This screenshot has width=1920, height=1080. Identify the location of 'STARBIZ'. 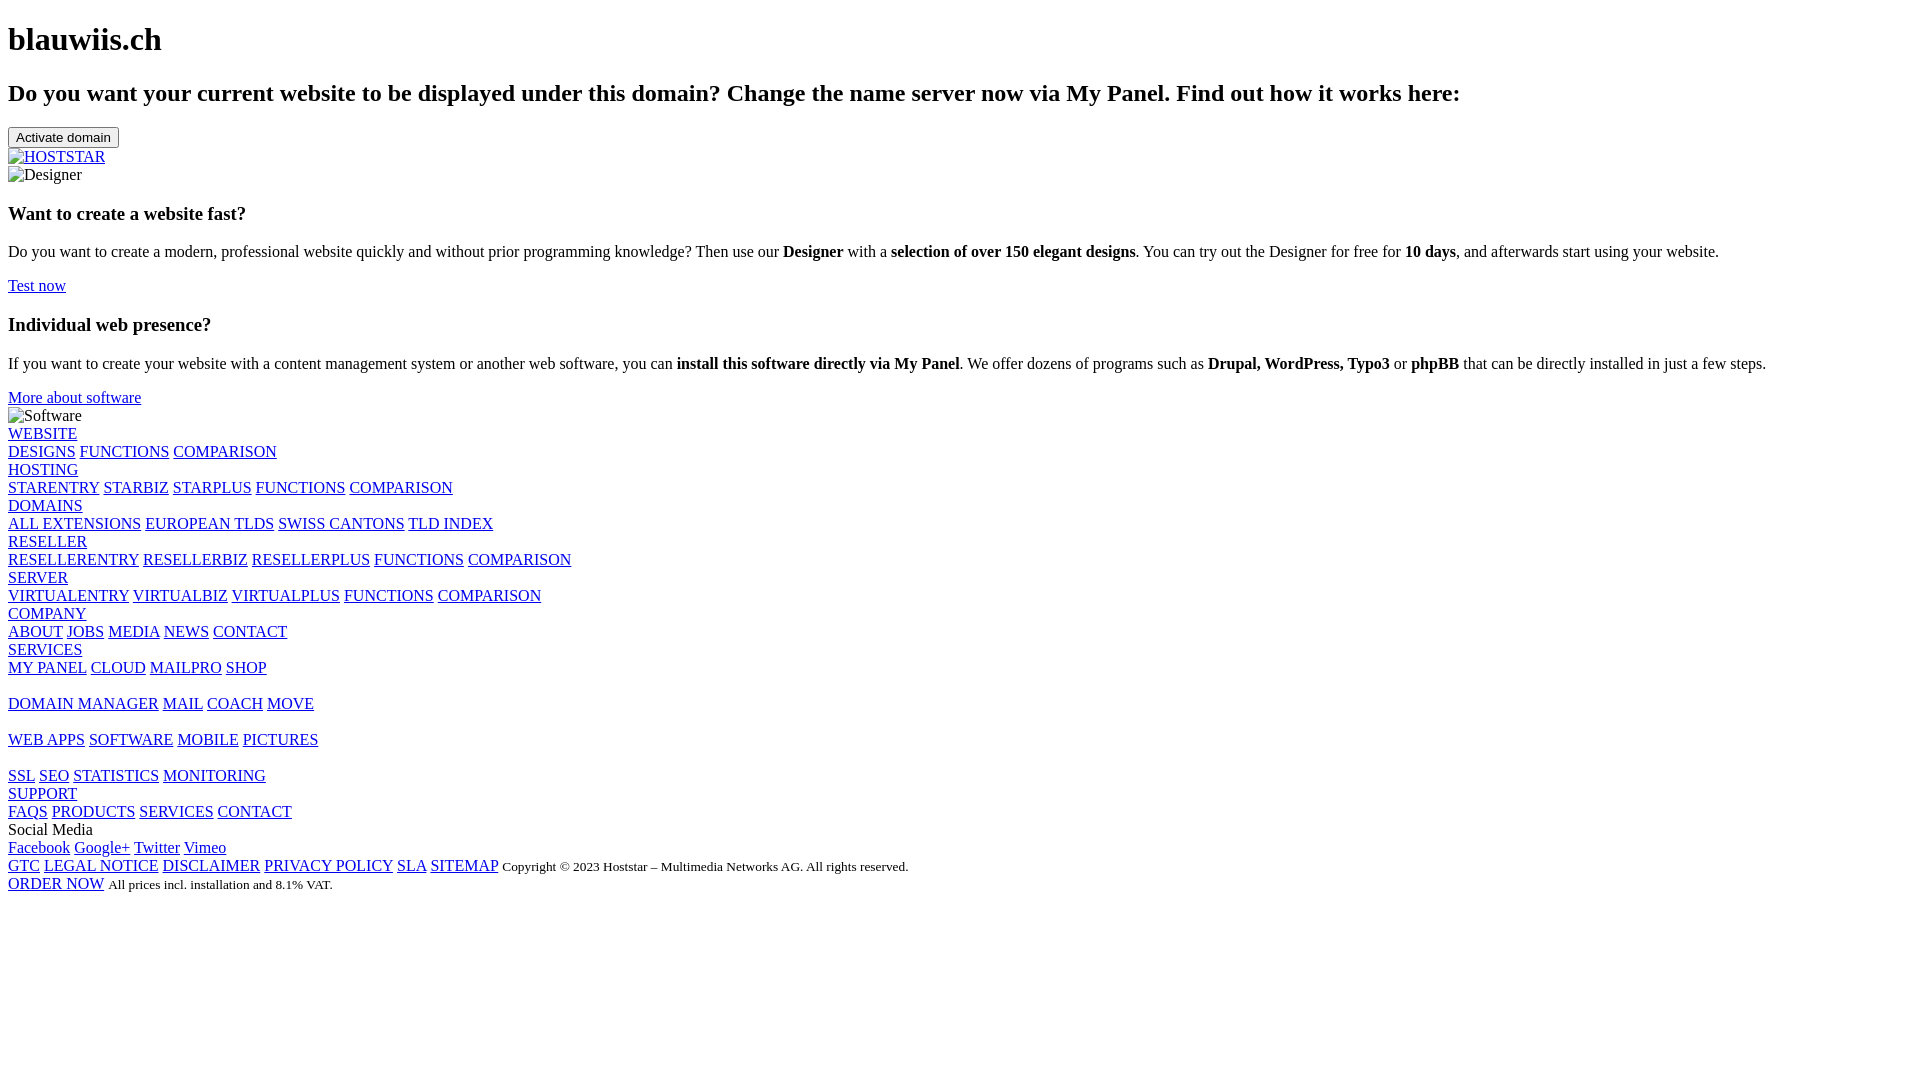
(134, 487).